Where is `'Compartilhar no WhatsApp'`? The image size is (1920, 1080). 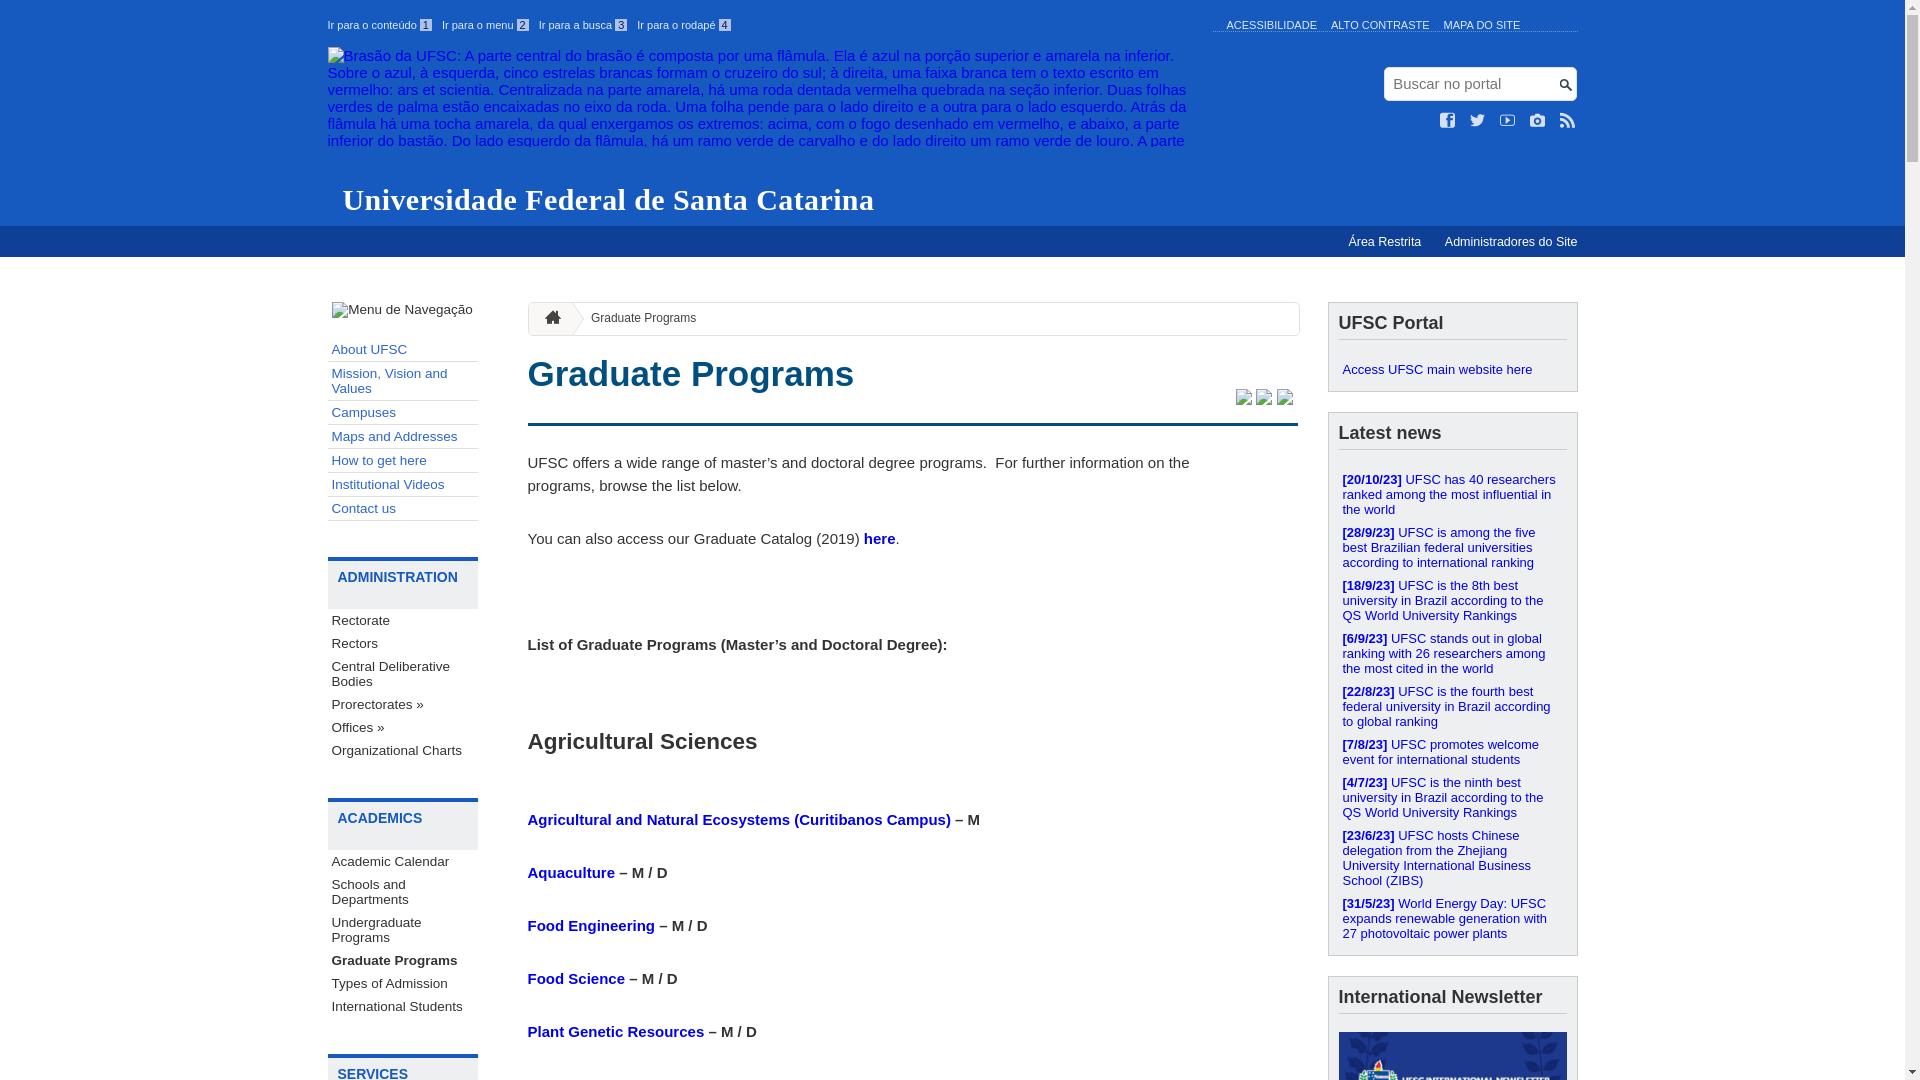
'Compartilhar no WhatsApp' is located at coordinates (1283, 399).